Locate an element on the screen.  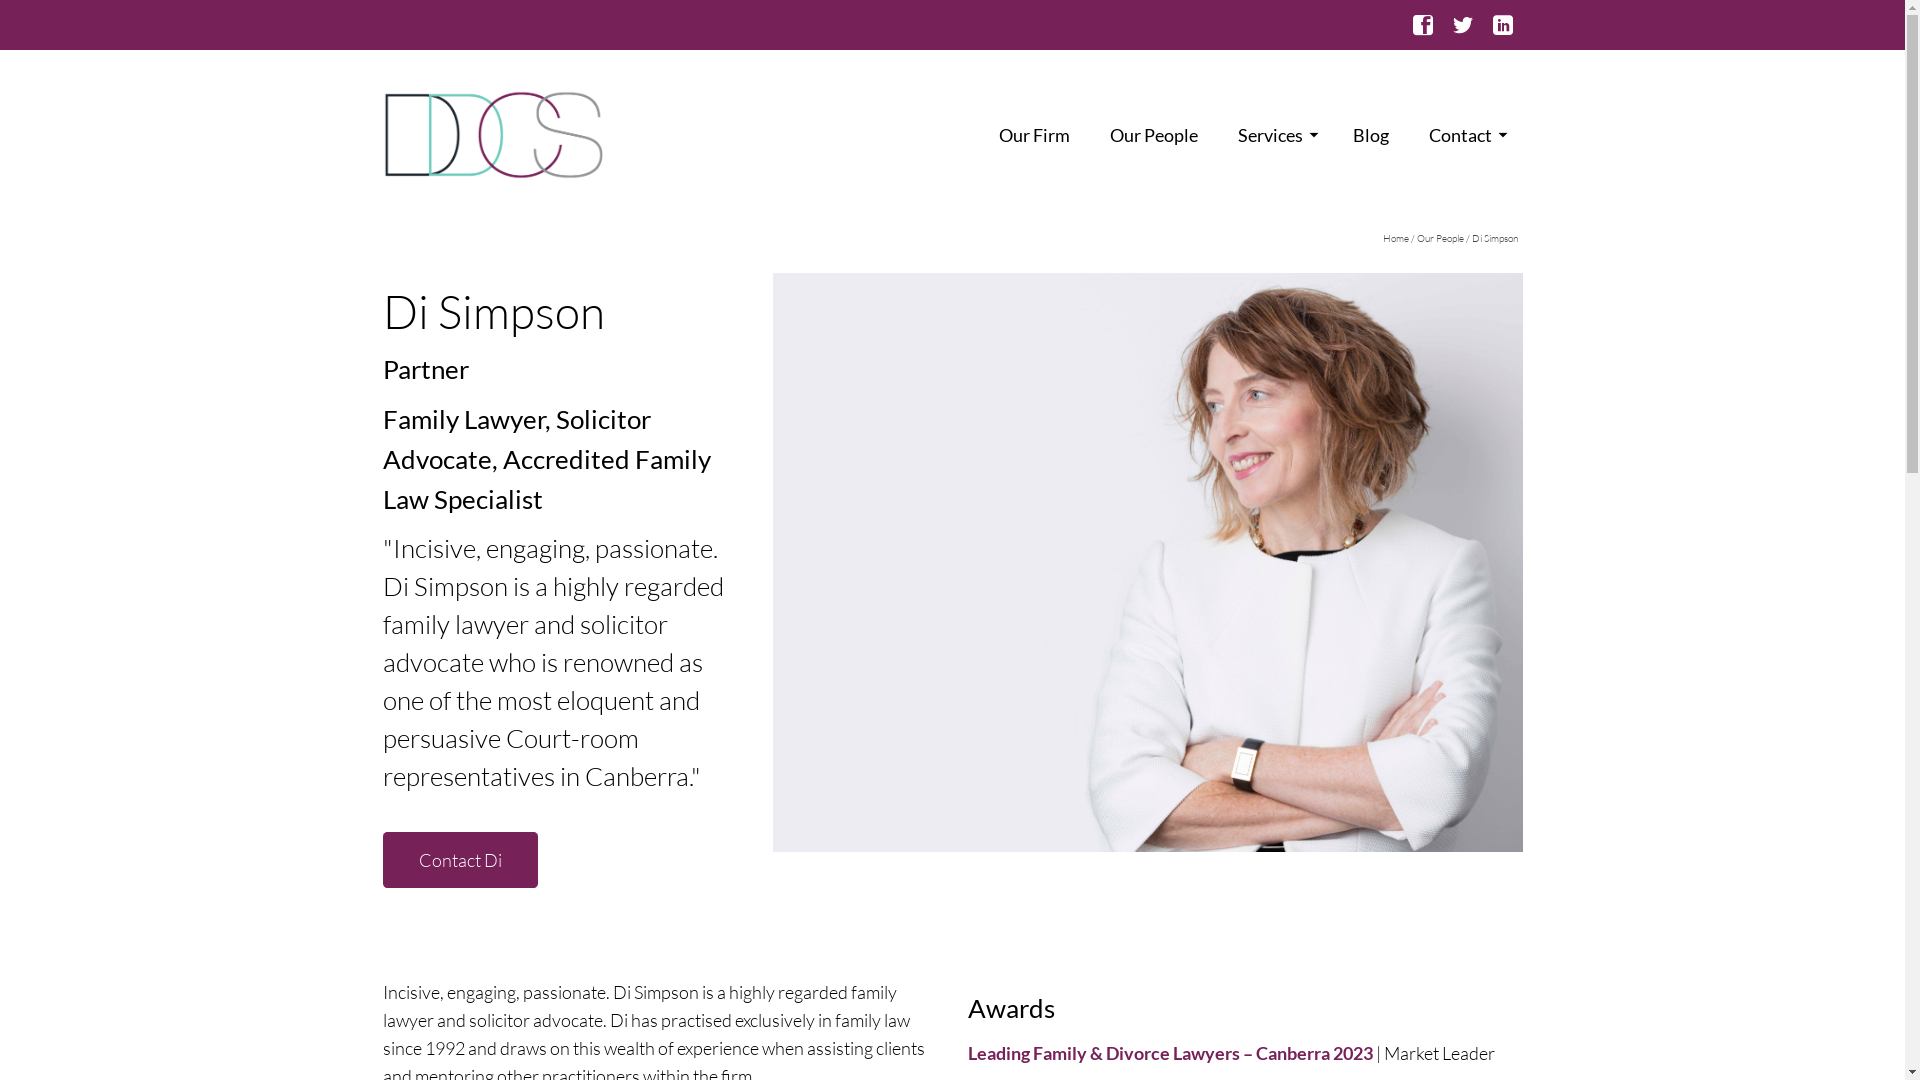
'Home' is located at coordinates (1381, 237).